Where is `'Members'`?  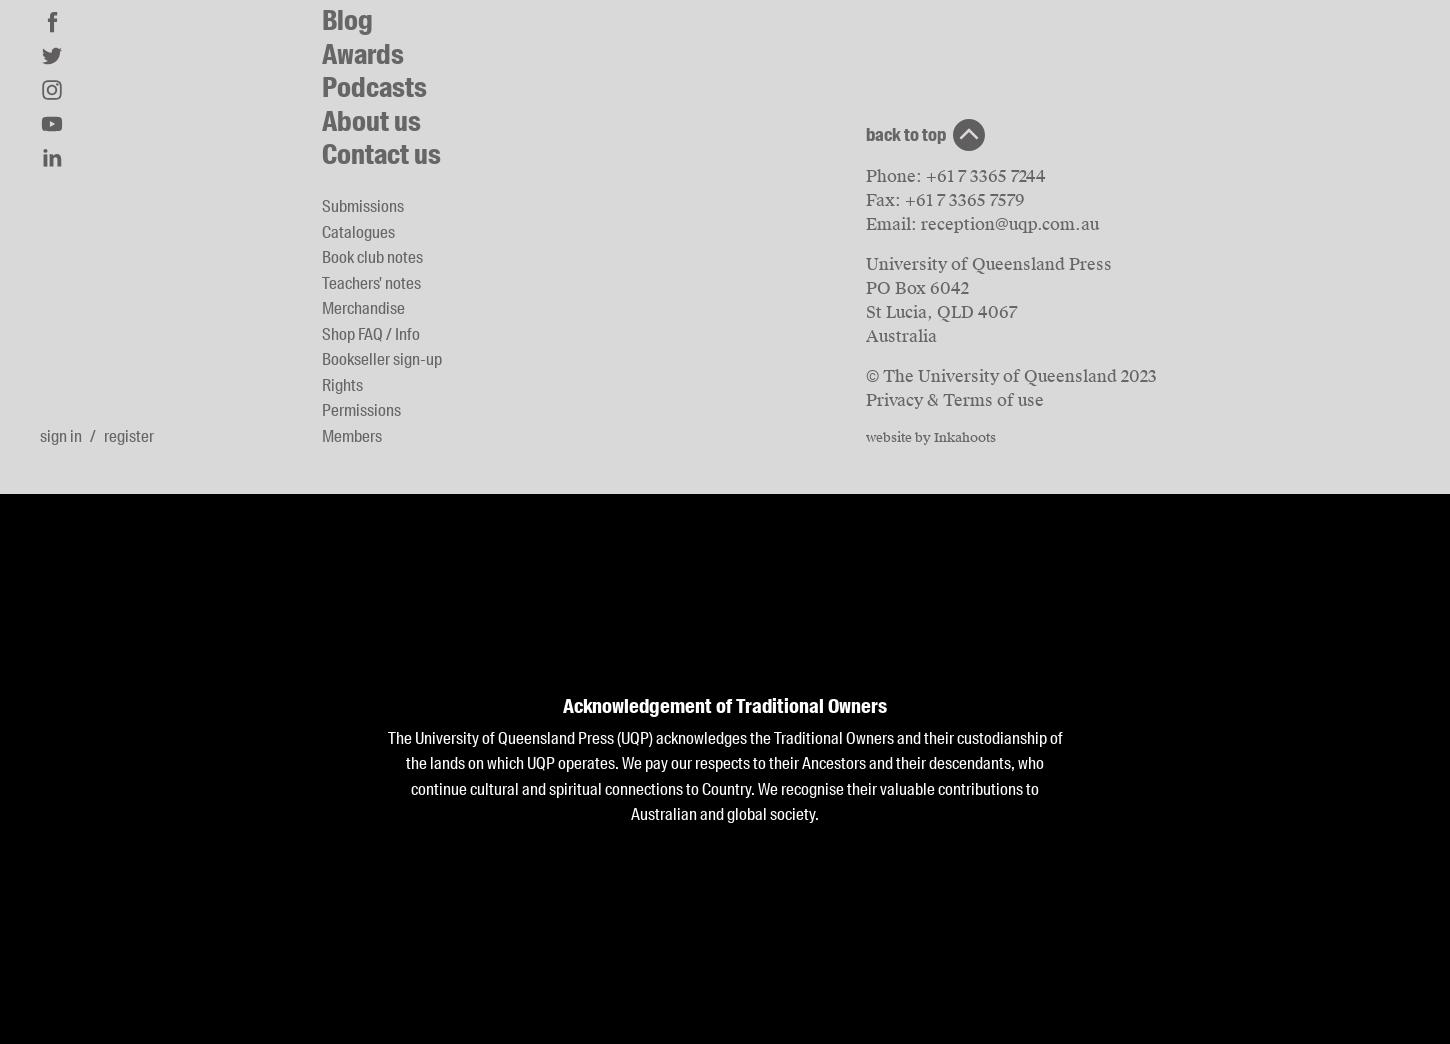
'Members' is located at coordinates (352, 434).